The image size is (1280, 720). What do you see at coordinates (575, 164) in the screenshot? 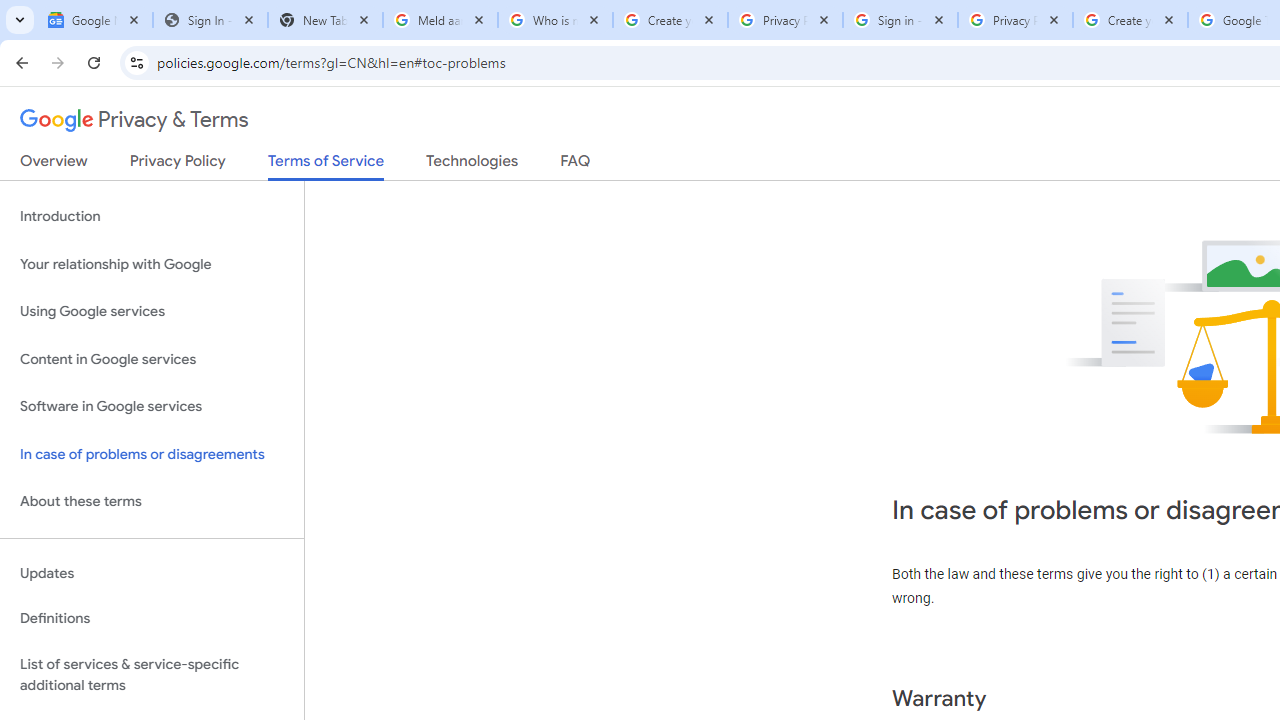
I see `'FAQ'` at bounding box center [575, 164].